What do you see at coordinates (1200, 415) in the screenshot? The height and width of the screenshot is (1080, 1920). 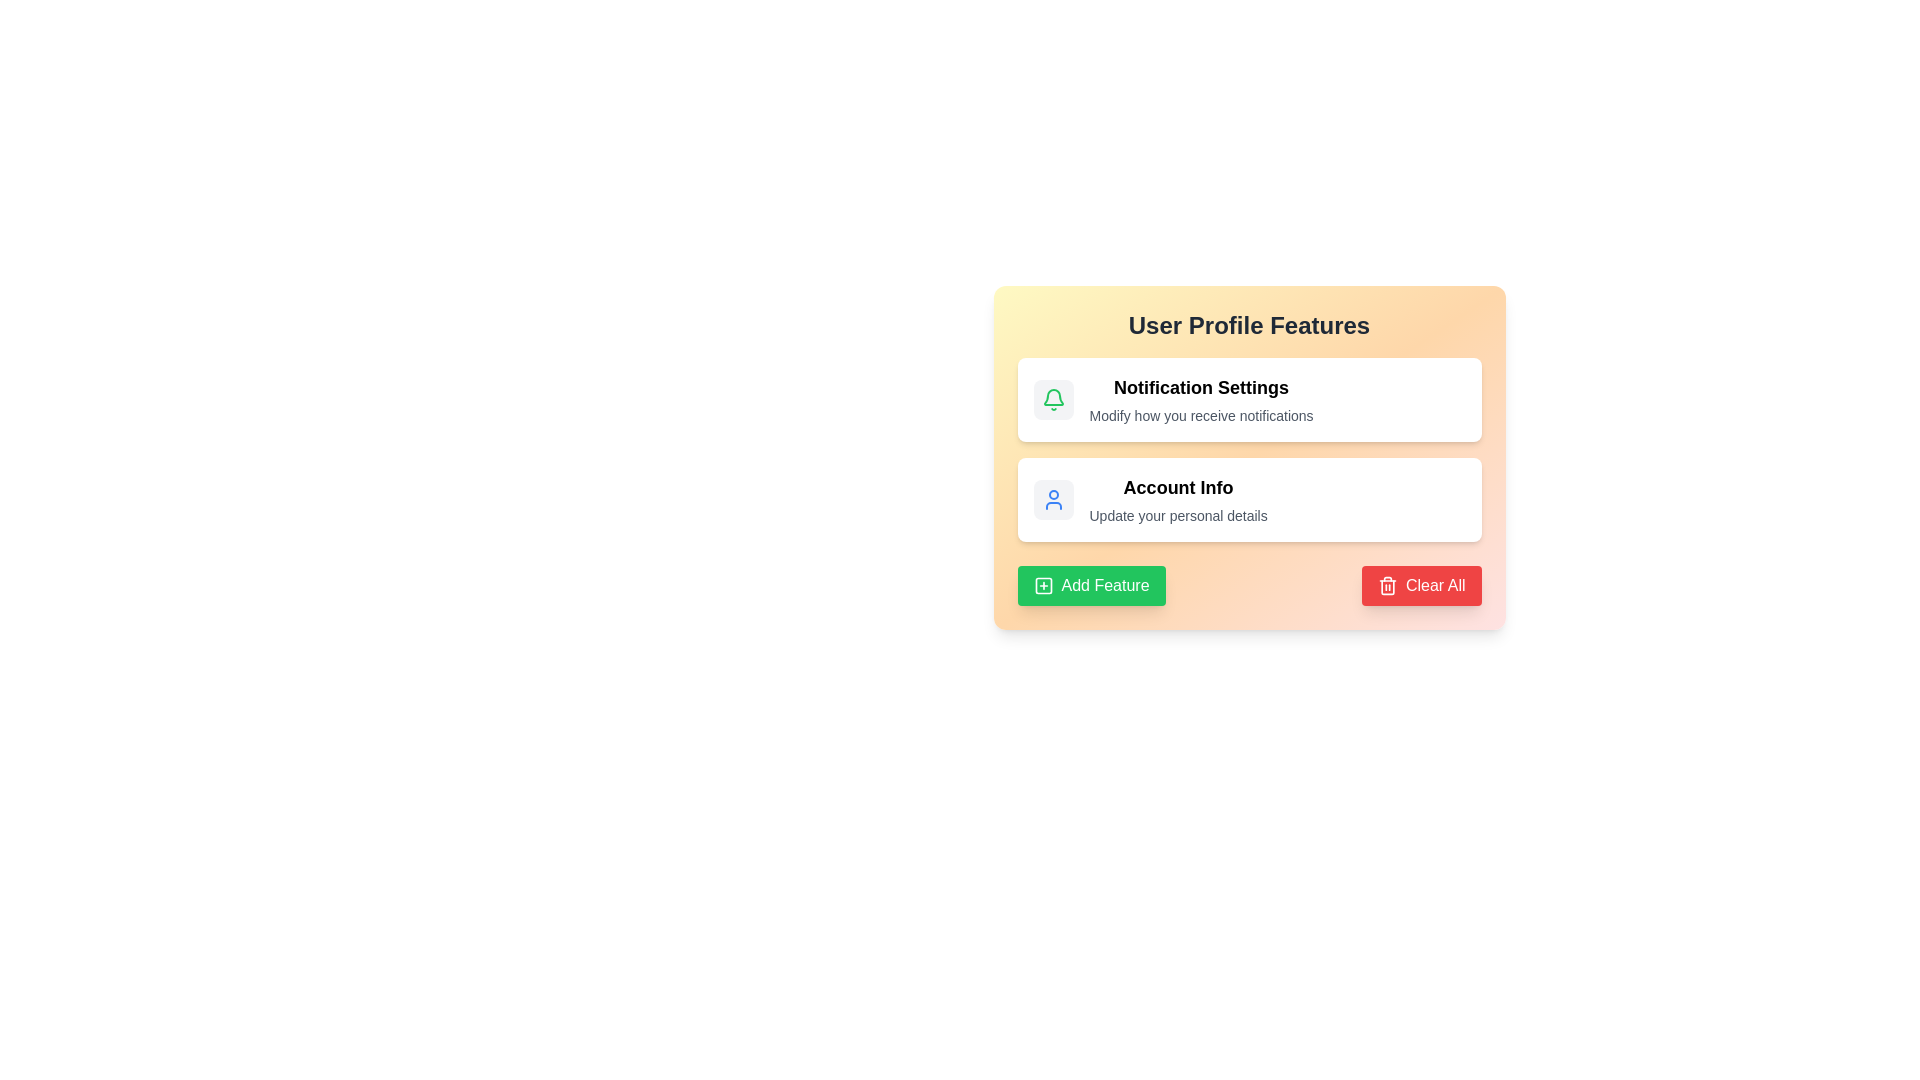 I see `supplementary description text label located directly below the 'Notification Settings' heading in the rectangular card layout` at bounding box center [1200, 415].